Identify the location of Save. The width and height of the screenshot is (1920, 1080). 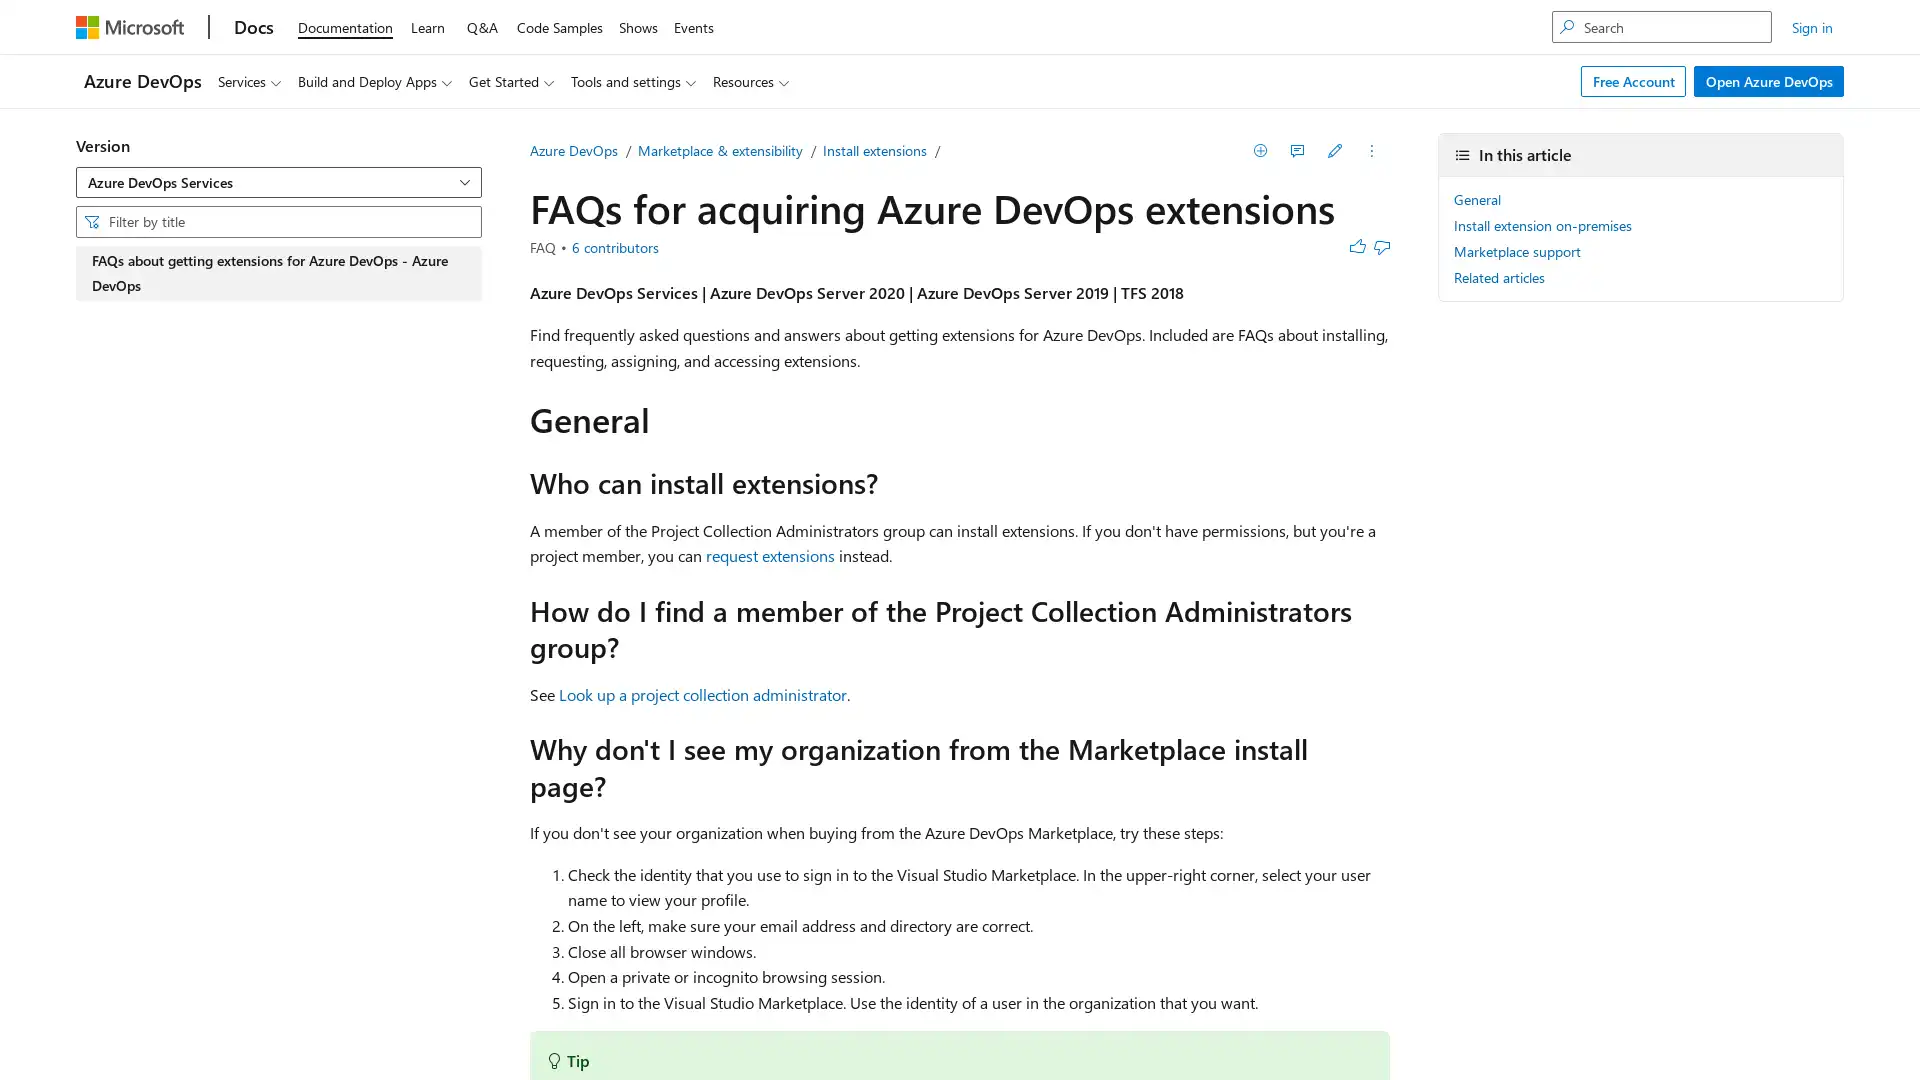
(1259, 149).